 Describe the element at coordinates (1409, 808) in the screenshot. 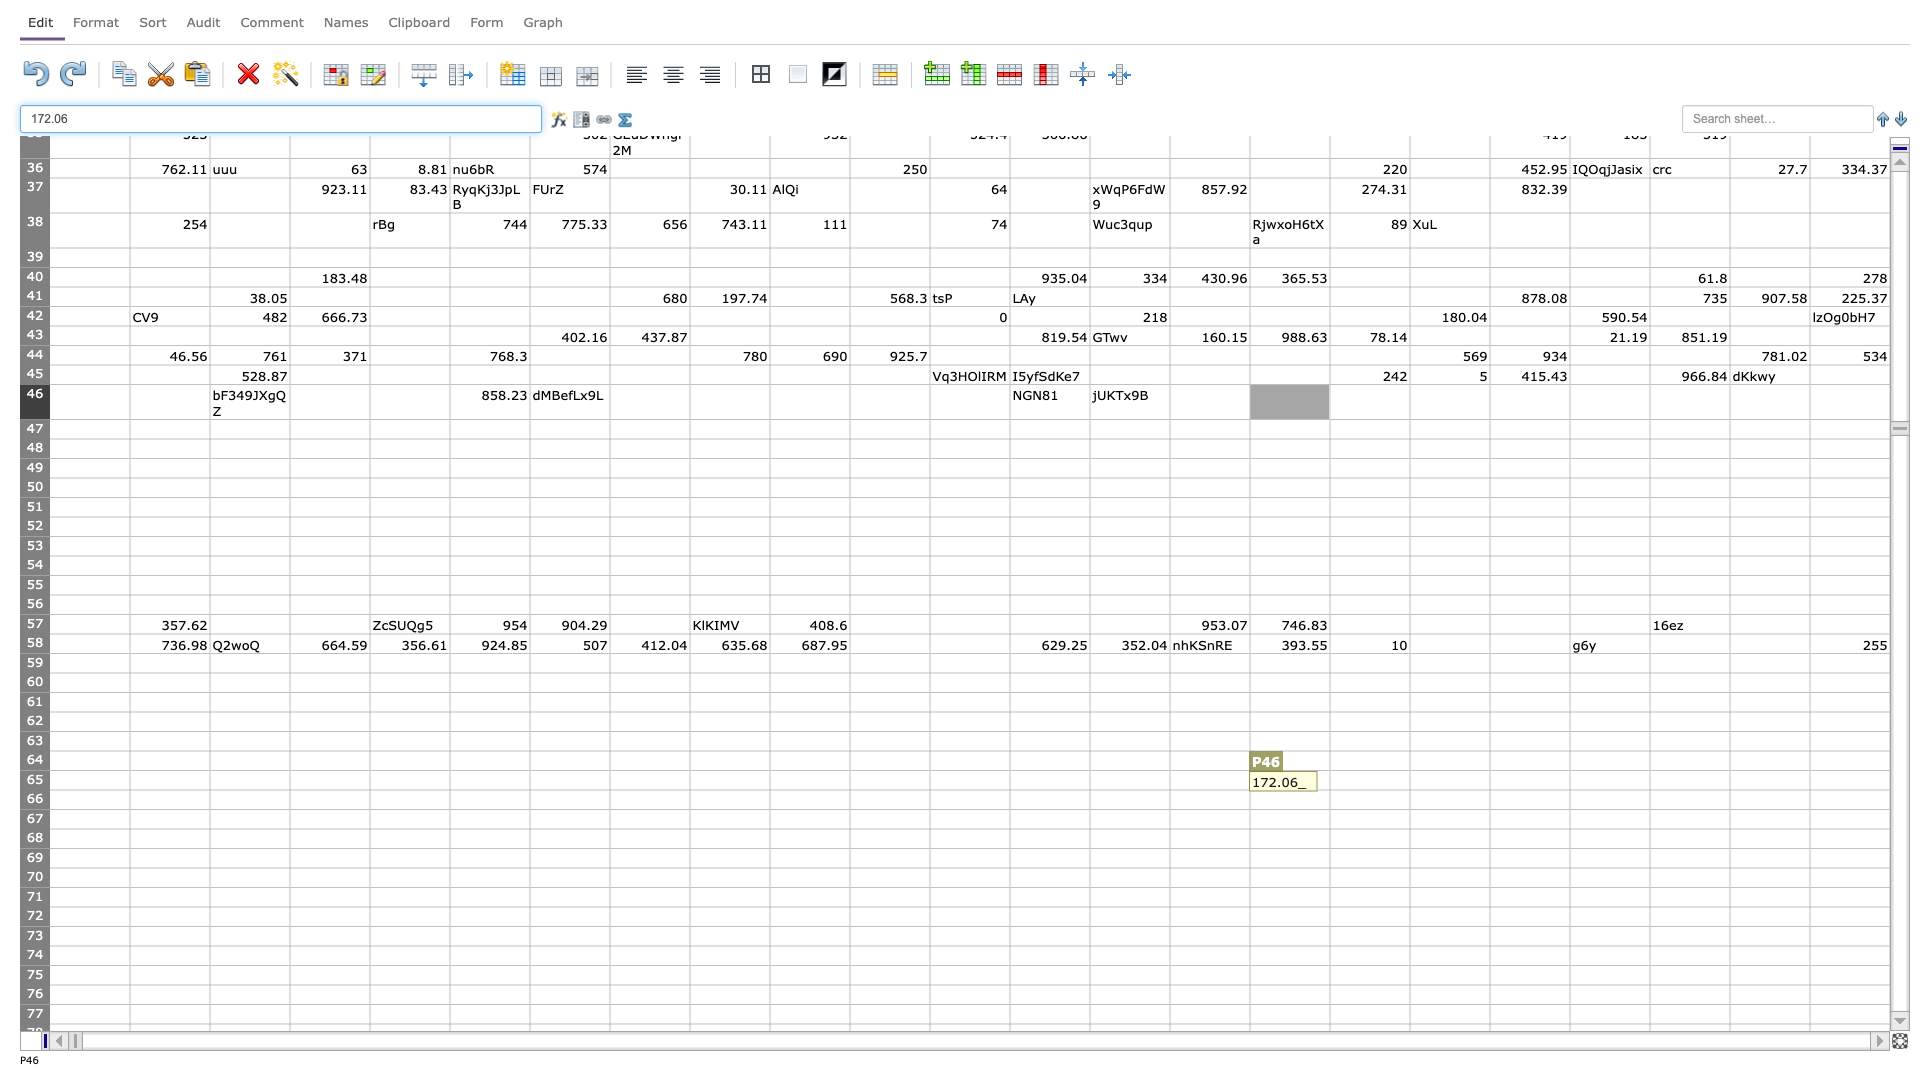

I see `Lower right of Q66` at that location.